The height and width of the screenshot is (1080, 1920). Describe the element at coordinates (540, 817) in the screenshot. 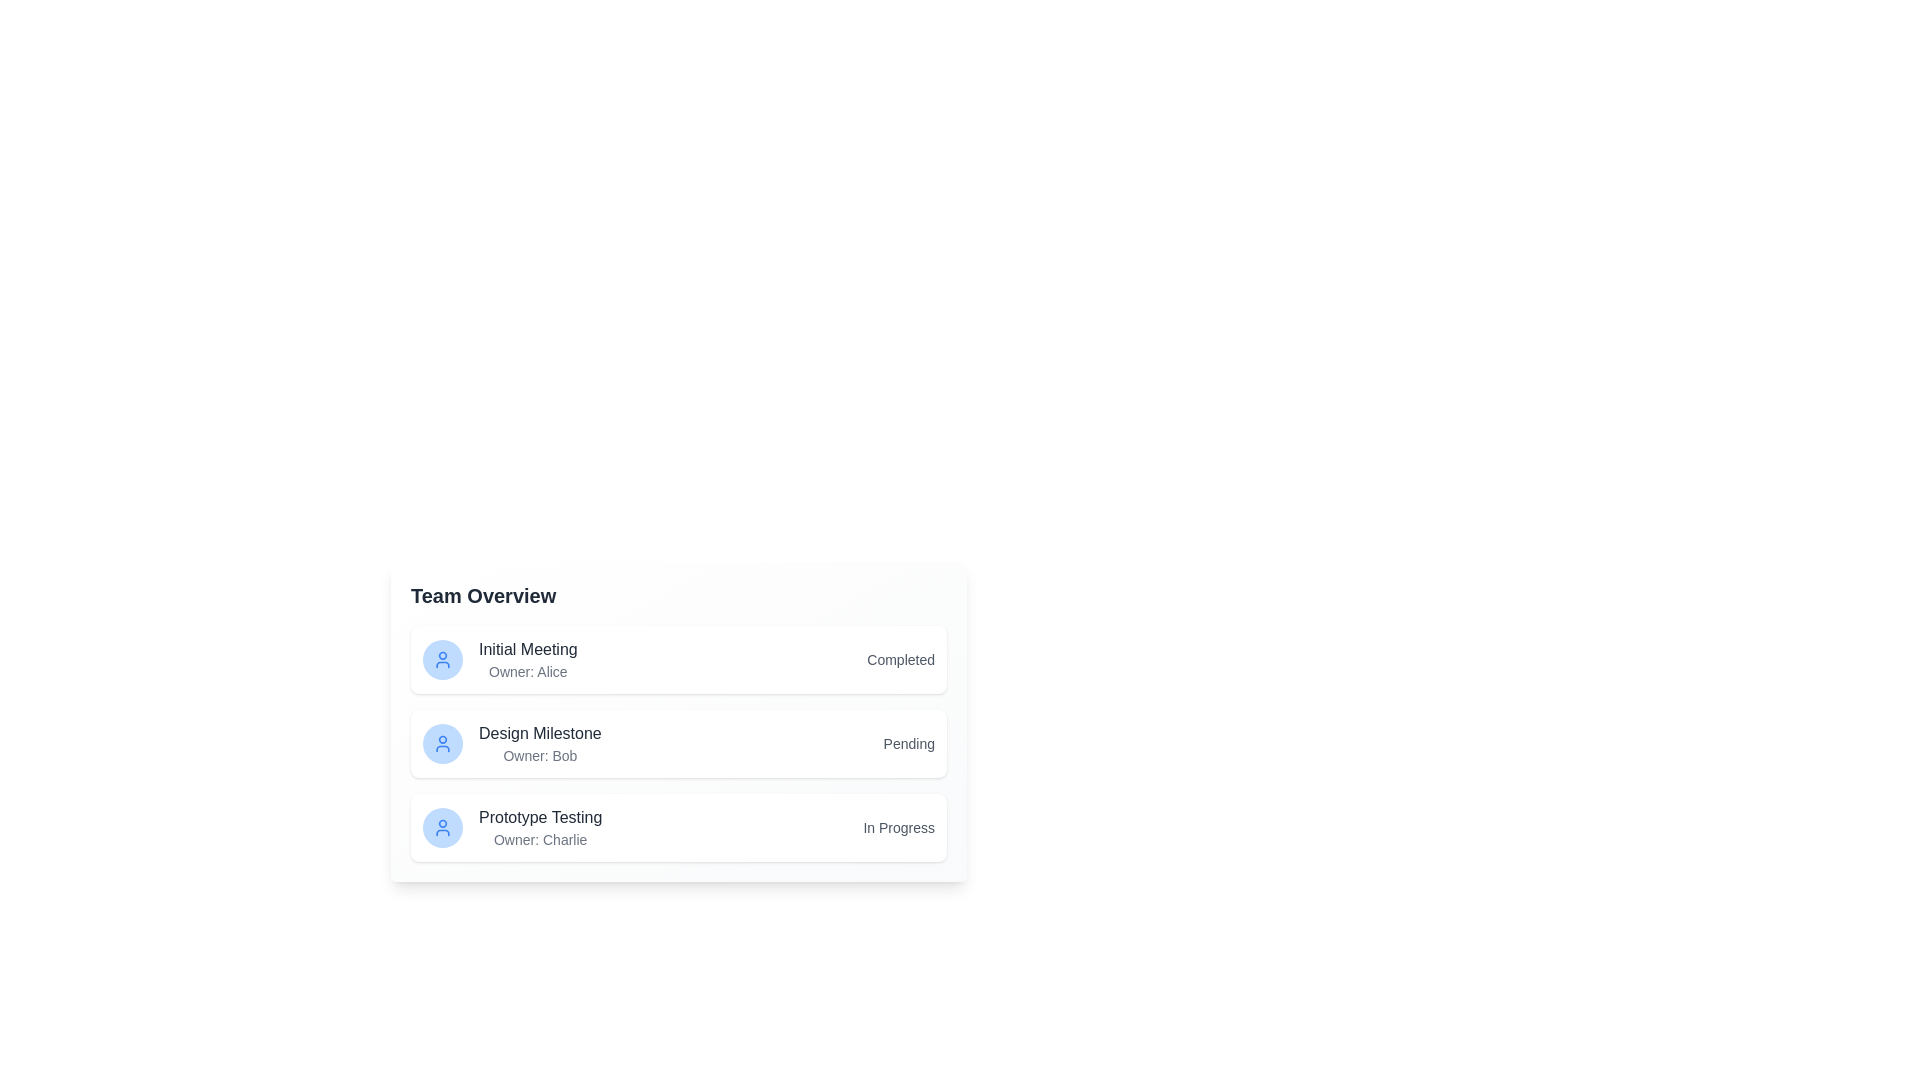

I see `the 'Prototype Testing' text label, which is displayed in medium, dark gray font and is part of the third item in the vertical list under the 'Team Overview' section` at that location.